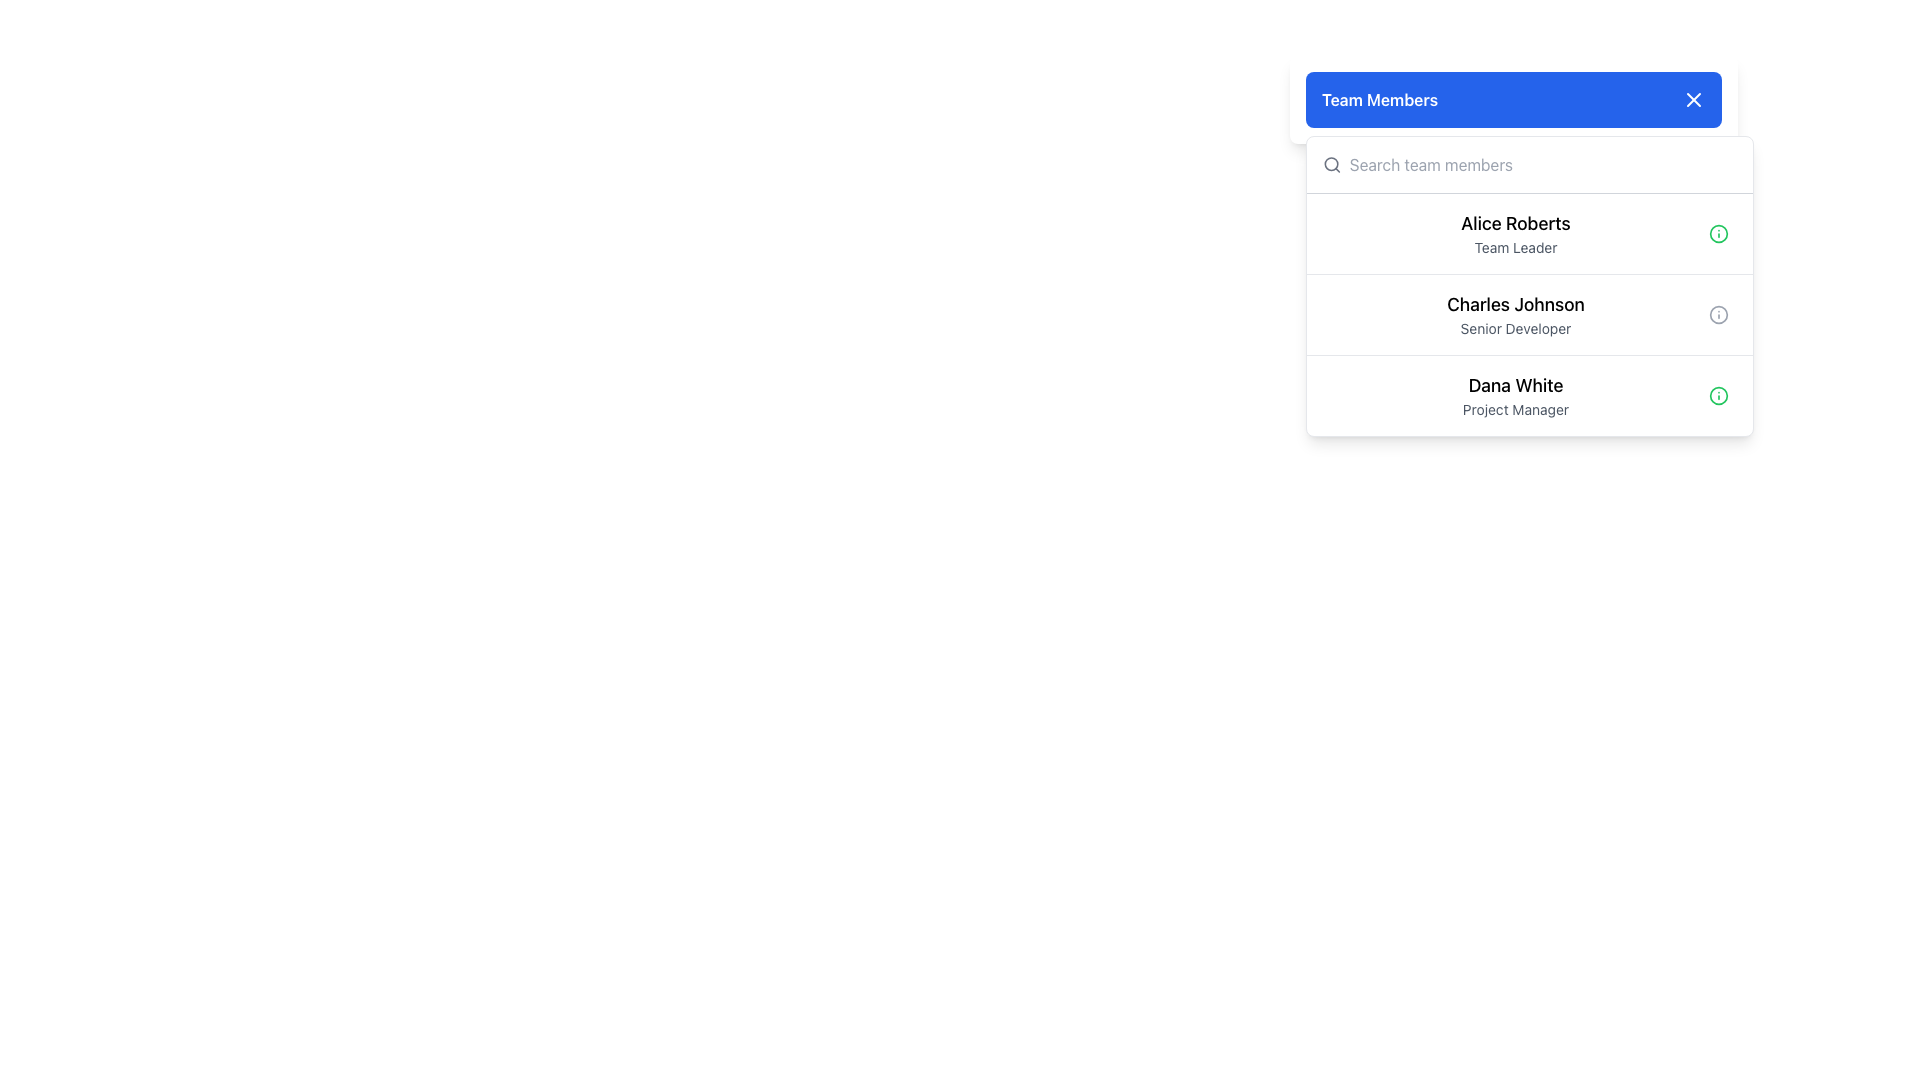 Image resolution: width=1920 pixels, height=1080 pixels. I want to click on the text label displaying 'Alice Roberts', which identifies this entry in the 'Team Members' list, so click(1516, 223).